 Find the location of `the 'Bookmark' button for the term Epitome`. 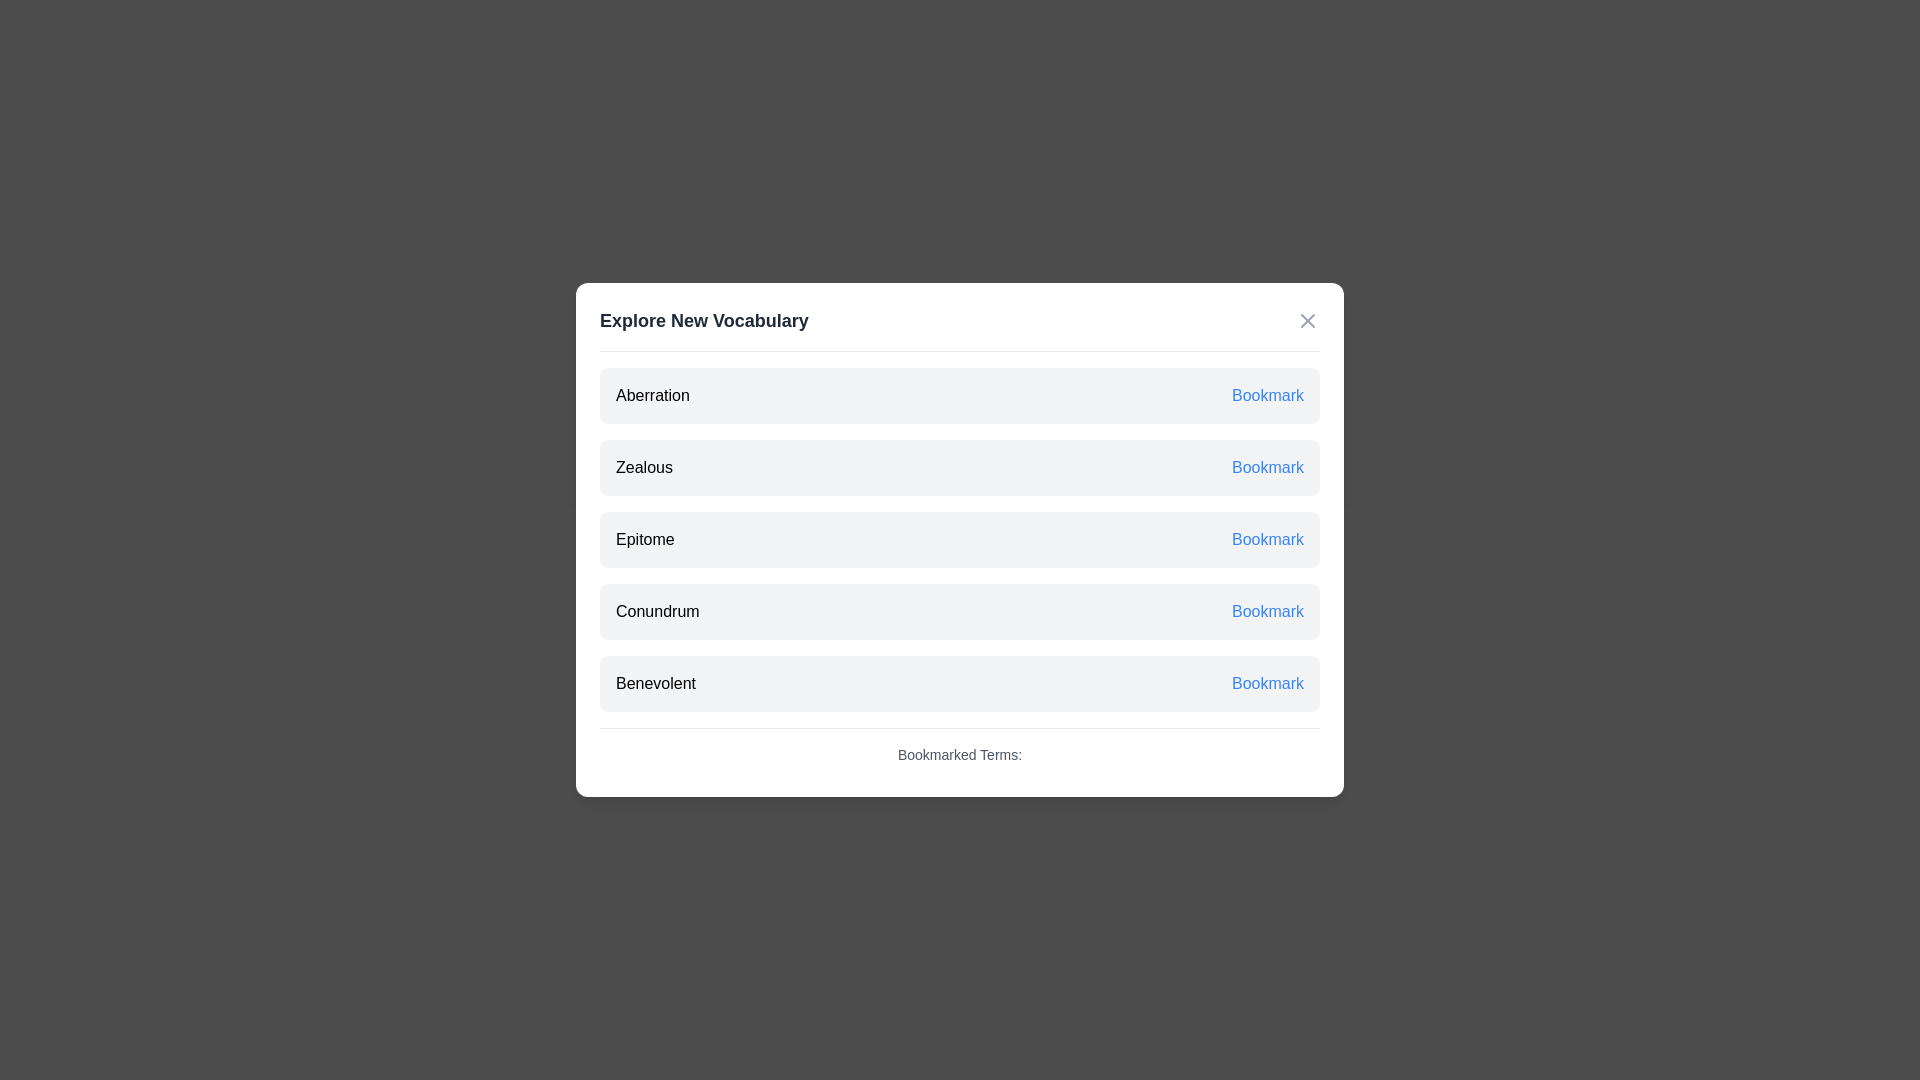

the 'Bookmark' button for the term Epitome is located at coordinates (1266, 540).